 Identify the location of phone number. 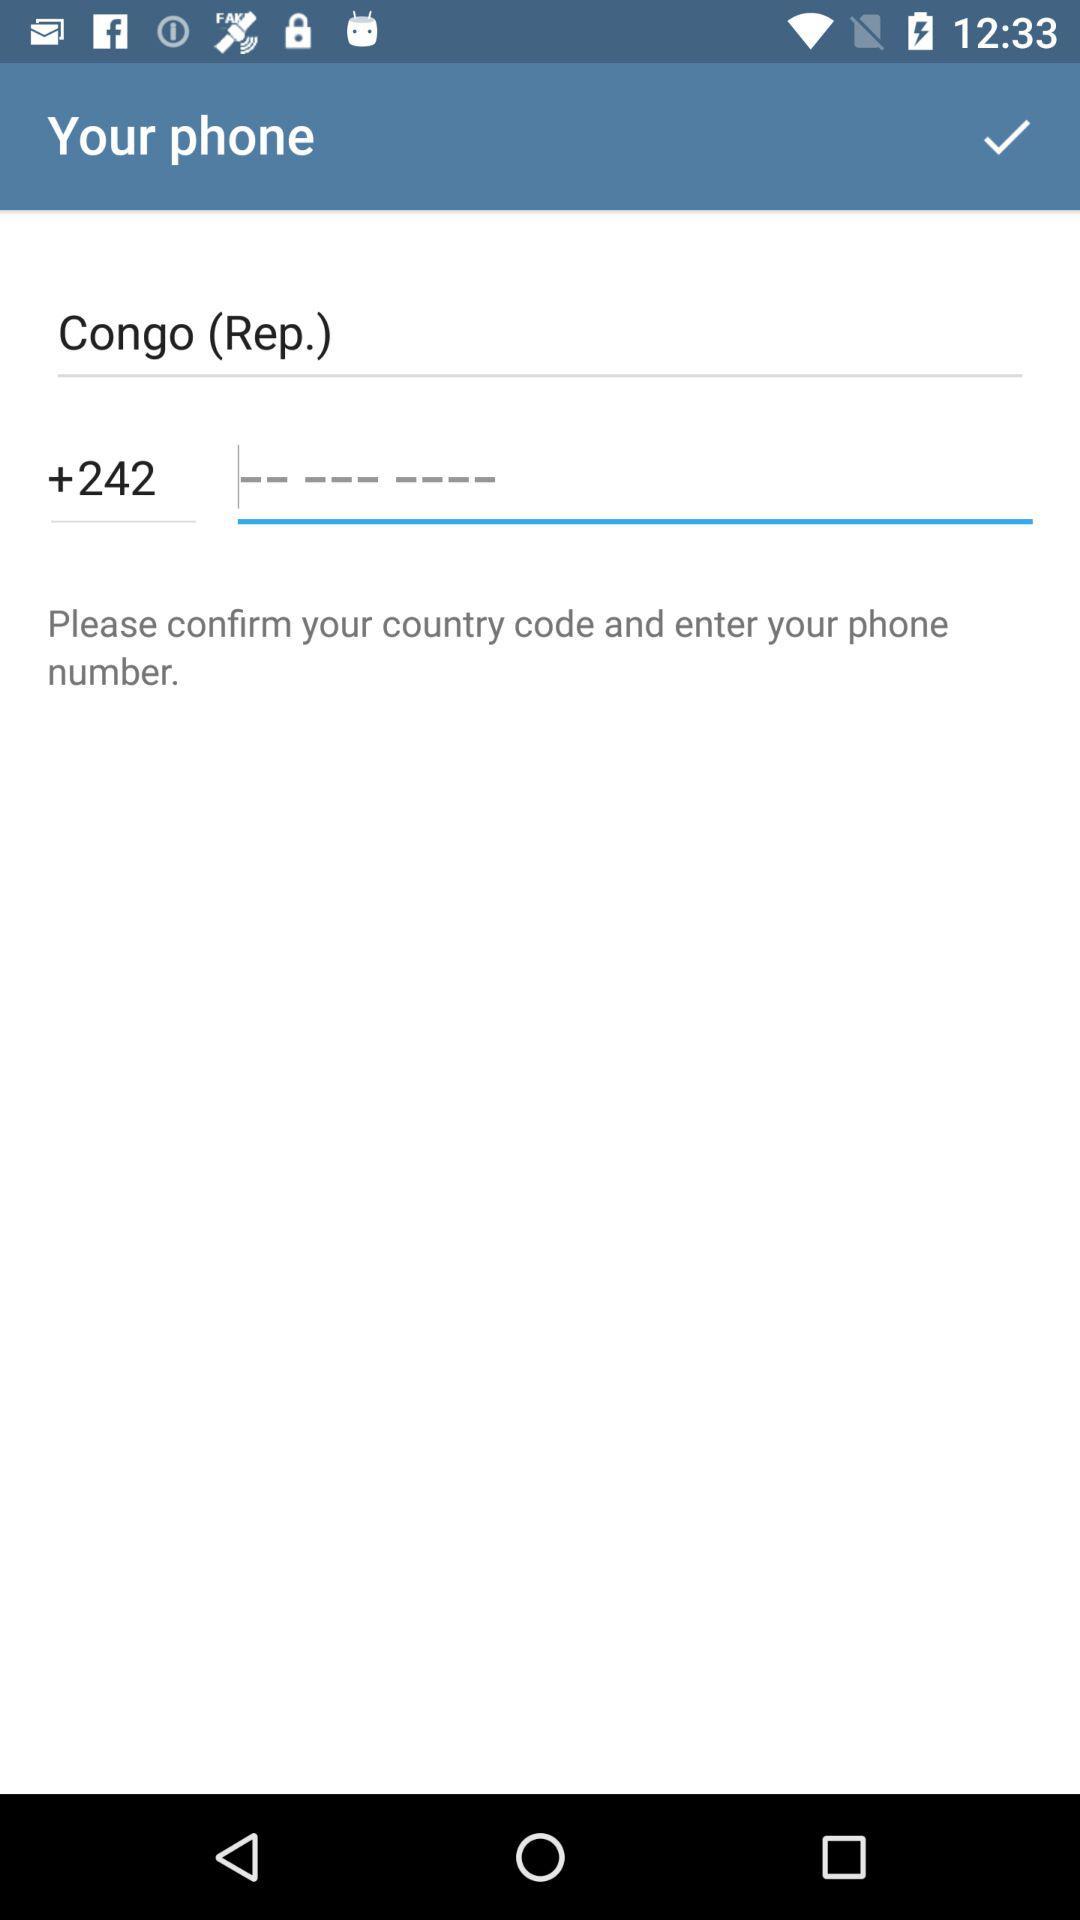
(635, 475).